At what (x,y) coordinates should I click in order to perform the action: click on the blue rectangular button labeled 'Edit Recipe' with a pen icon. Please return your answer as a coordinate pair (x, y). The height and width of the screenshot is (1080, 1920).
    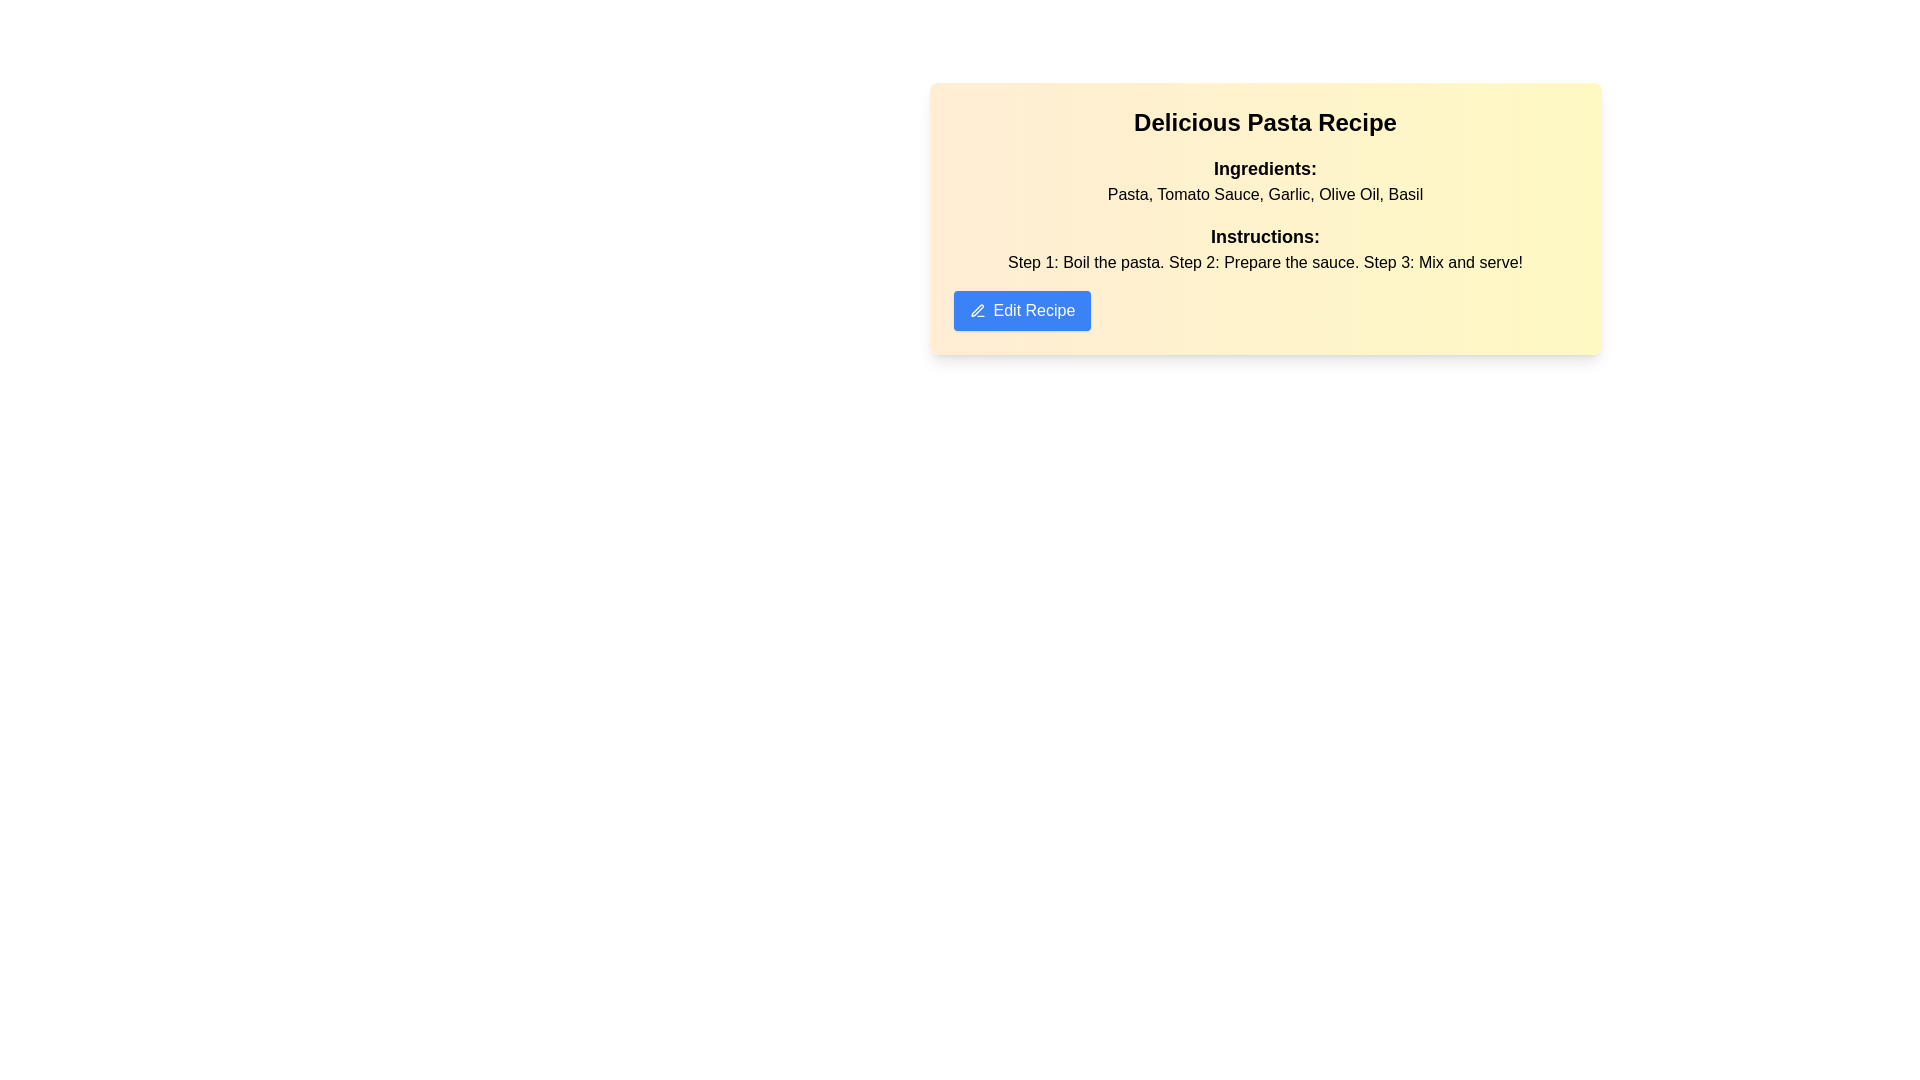
    Looking at the image, I should click on (1022, 311).